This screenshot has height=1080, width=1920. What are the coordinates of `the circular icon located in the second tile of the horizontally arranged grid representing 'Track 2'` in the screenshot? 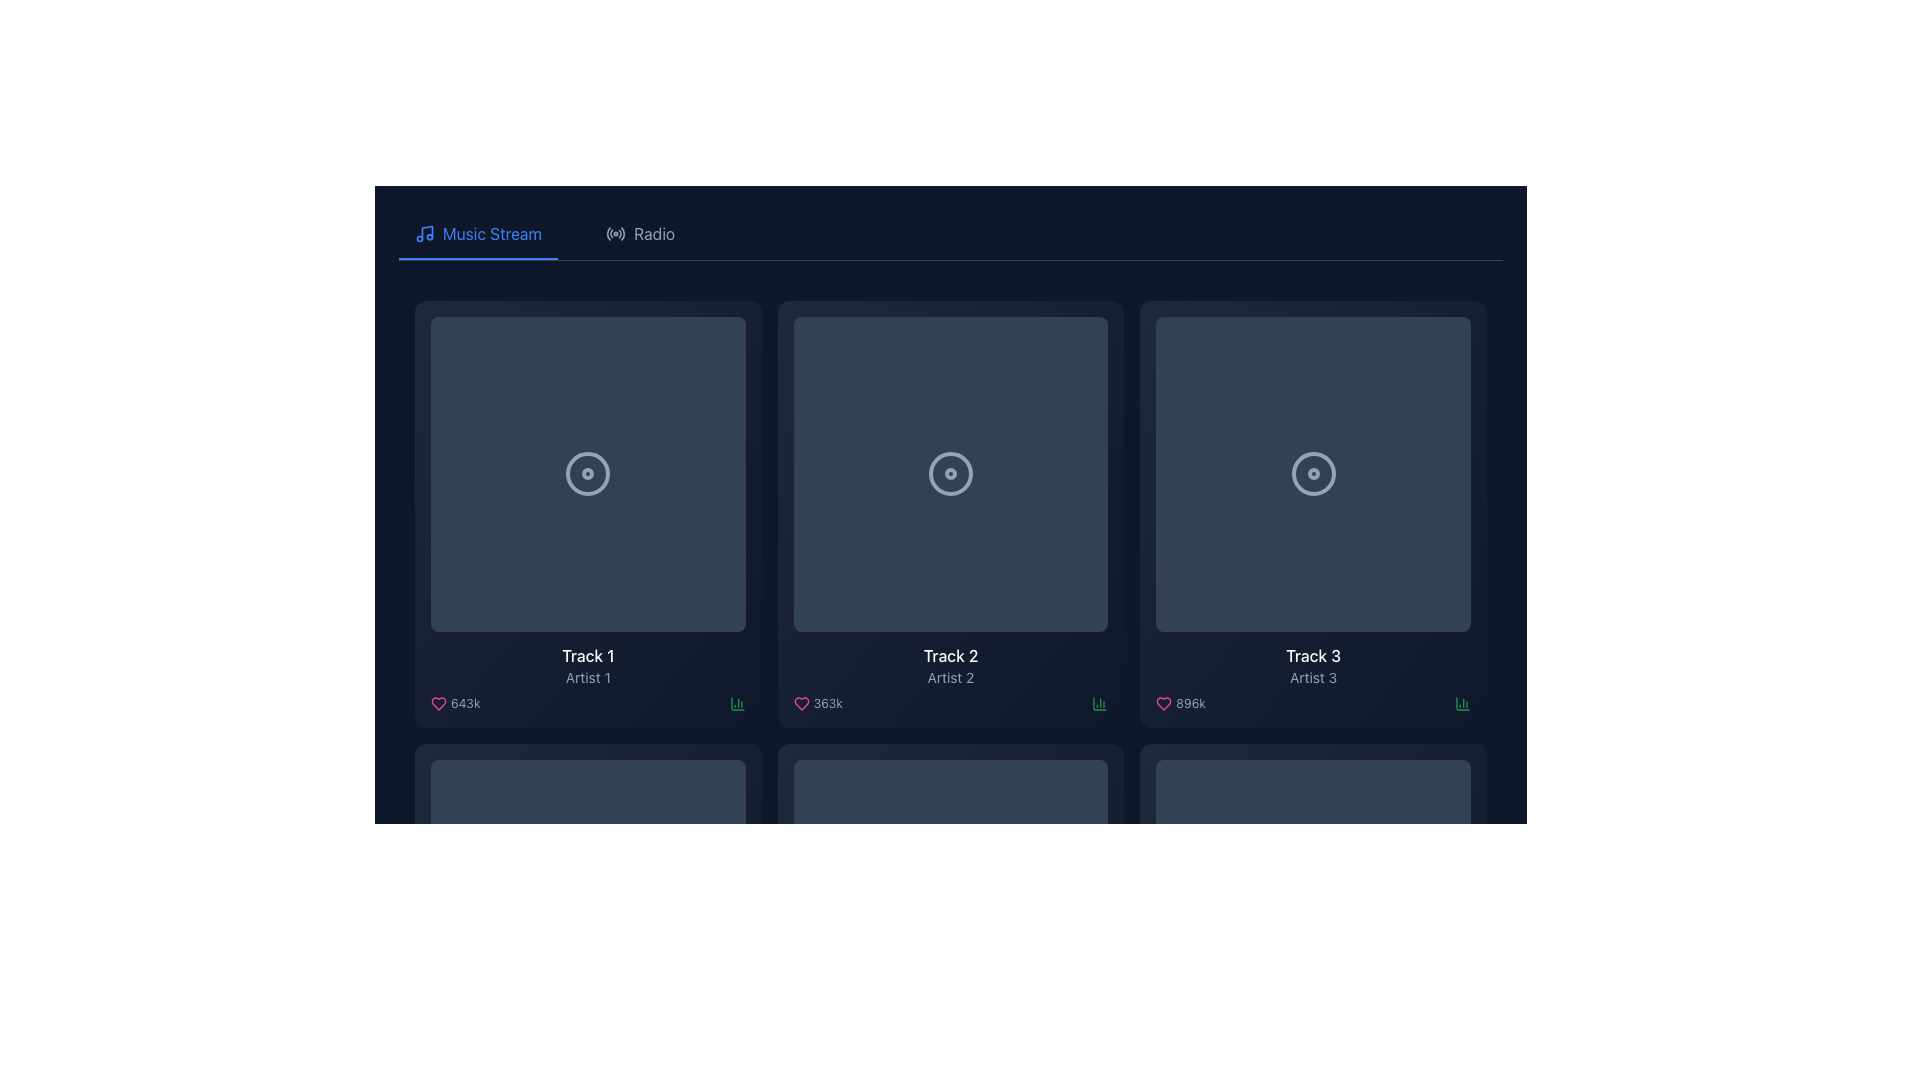 It's located at (949, 474).